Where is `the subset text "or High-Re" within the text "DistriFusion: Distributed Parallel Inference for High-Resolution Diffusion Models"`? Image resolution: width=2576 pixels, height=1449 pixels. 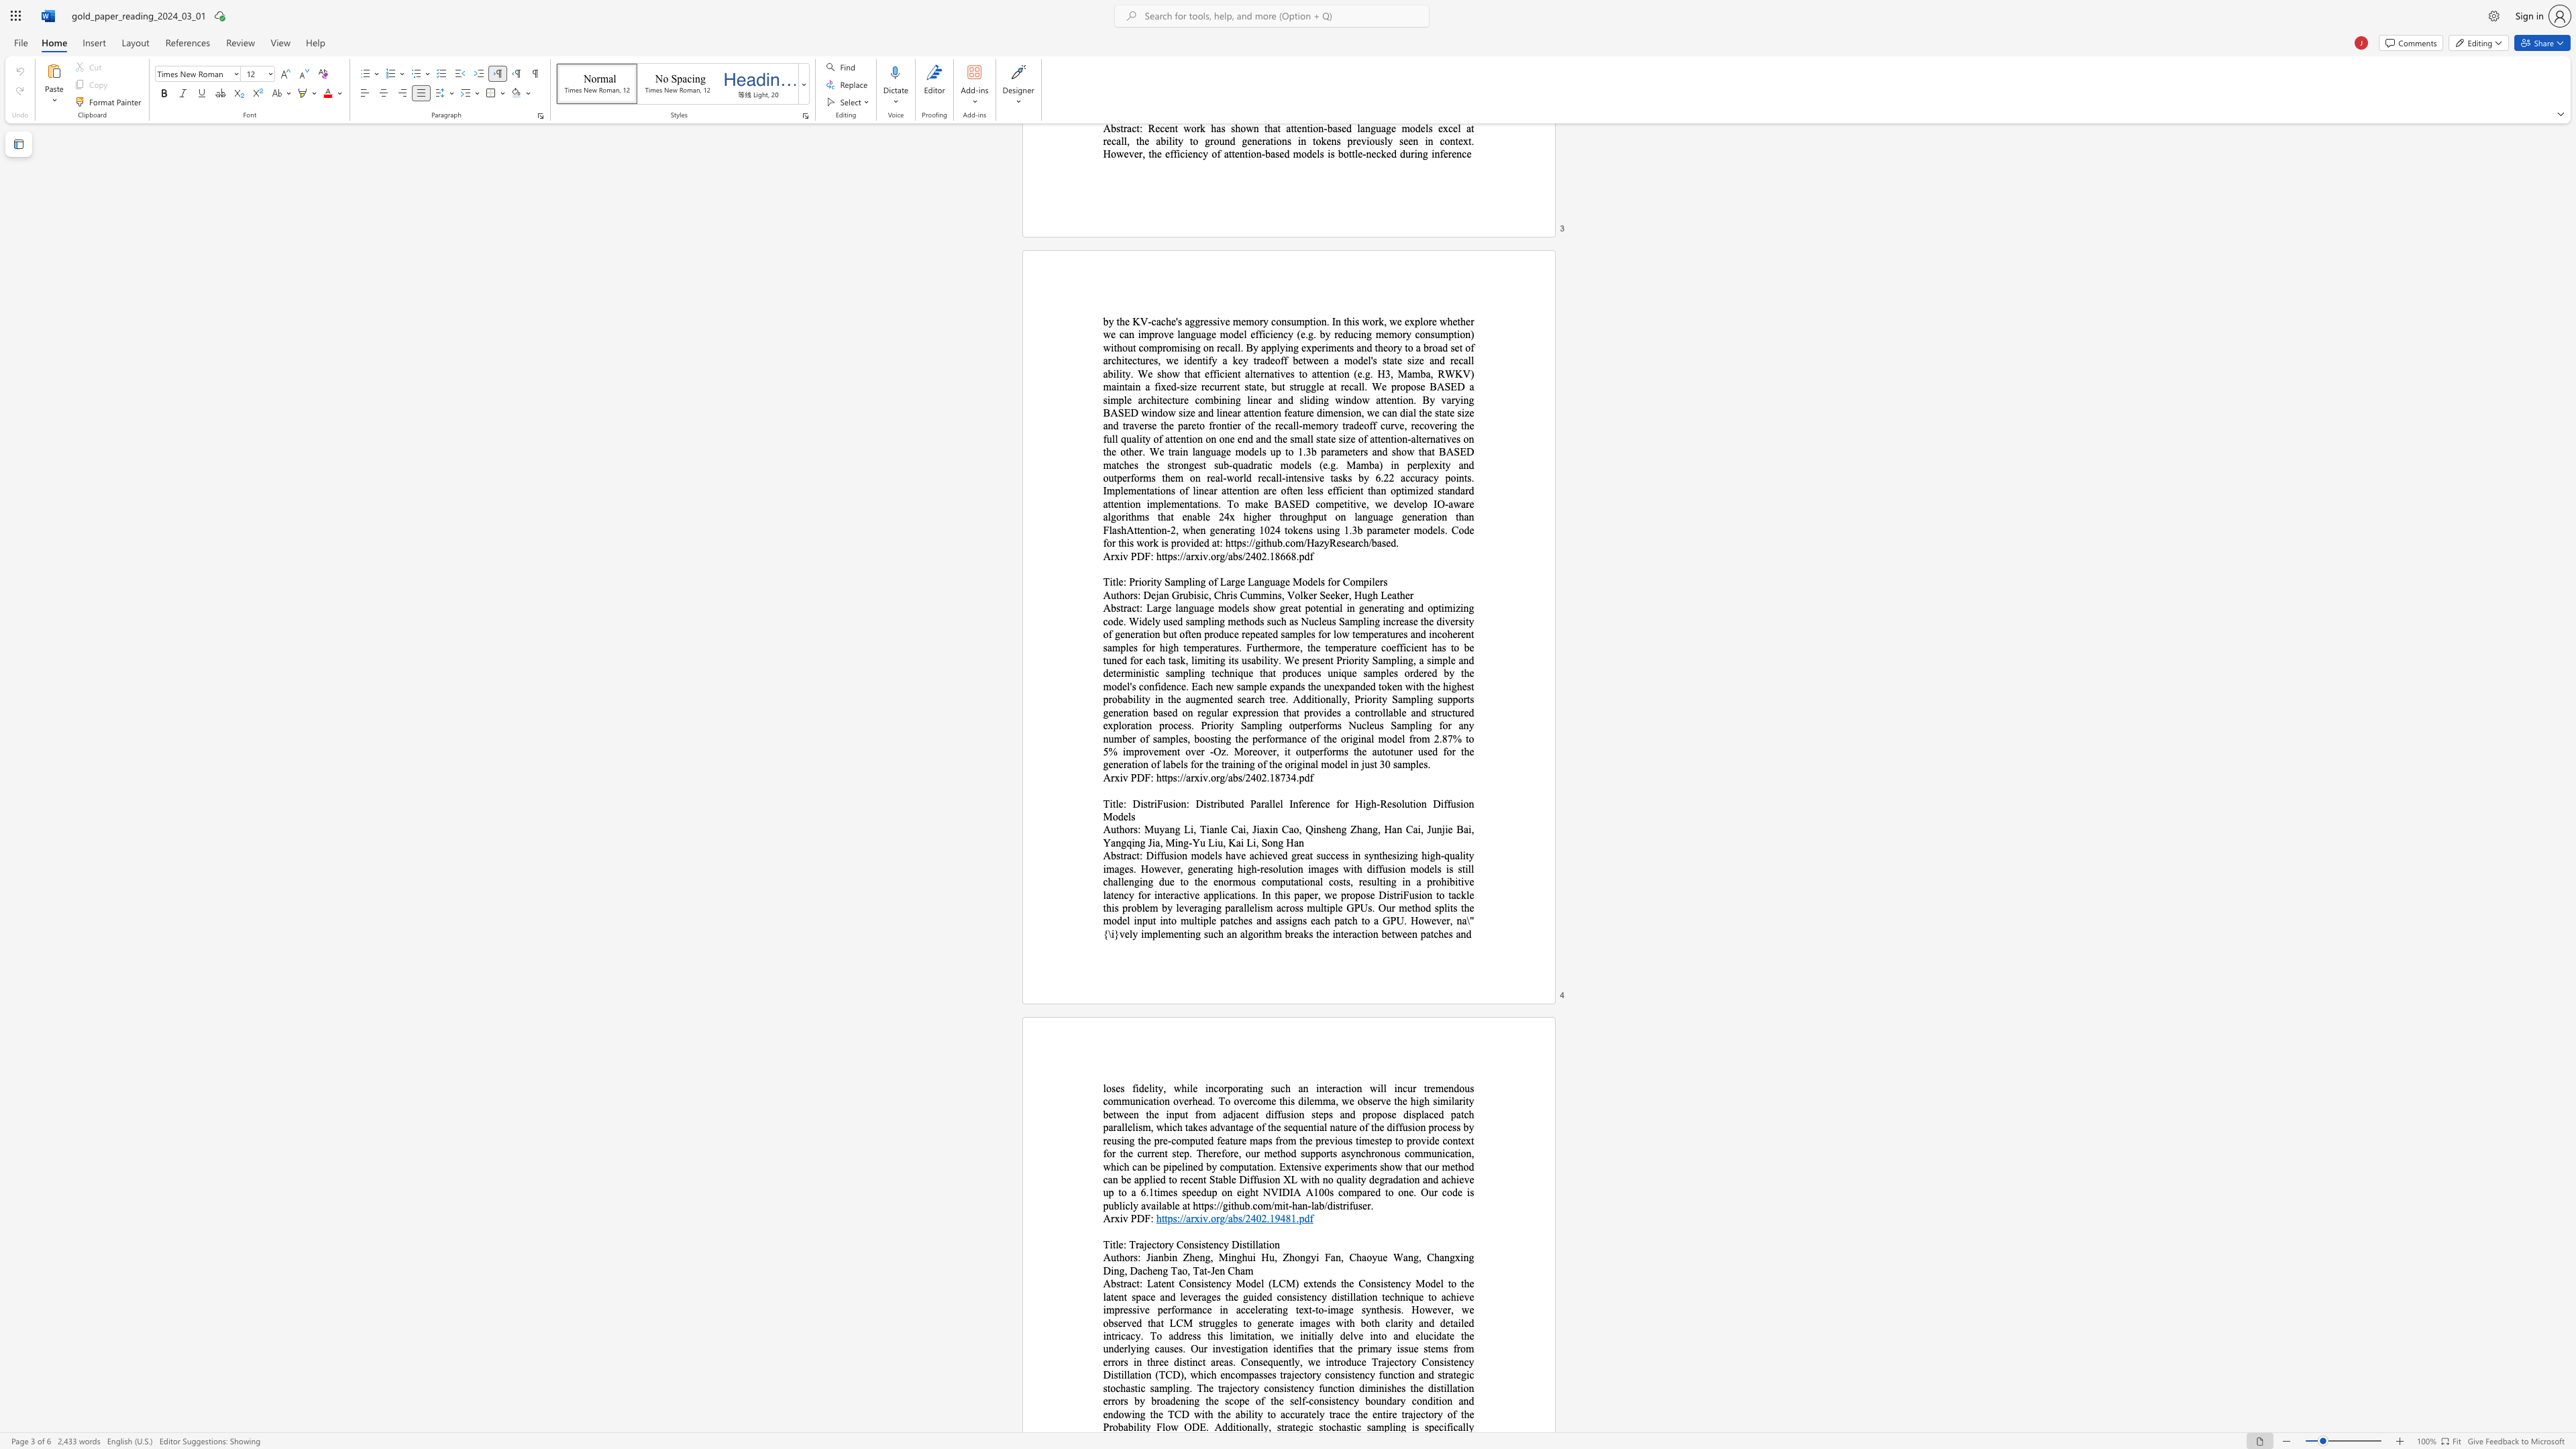
the subset text "or High-Re" within the text "DistriFusion: Distributed Parallel Inference for High-Resolution Diffusion Models" is located at coordinates (1339, 804).